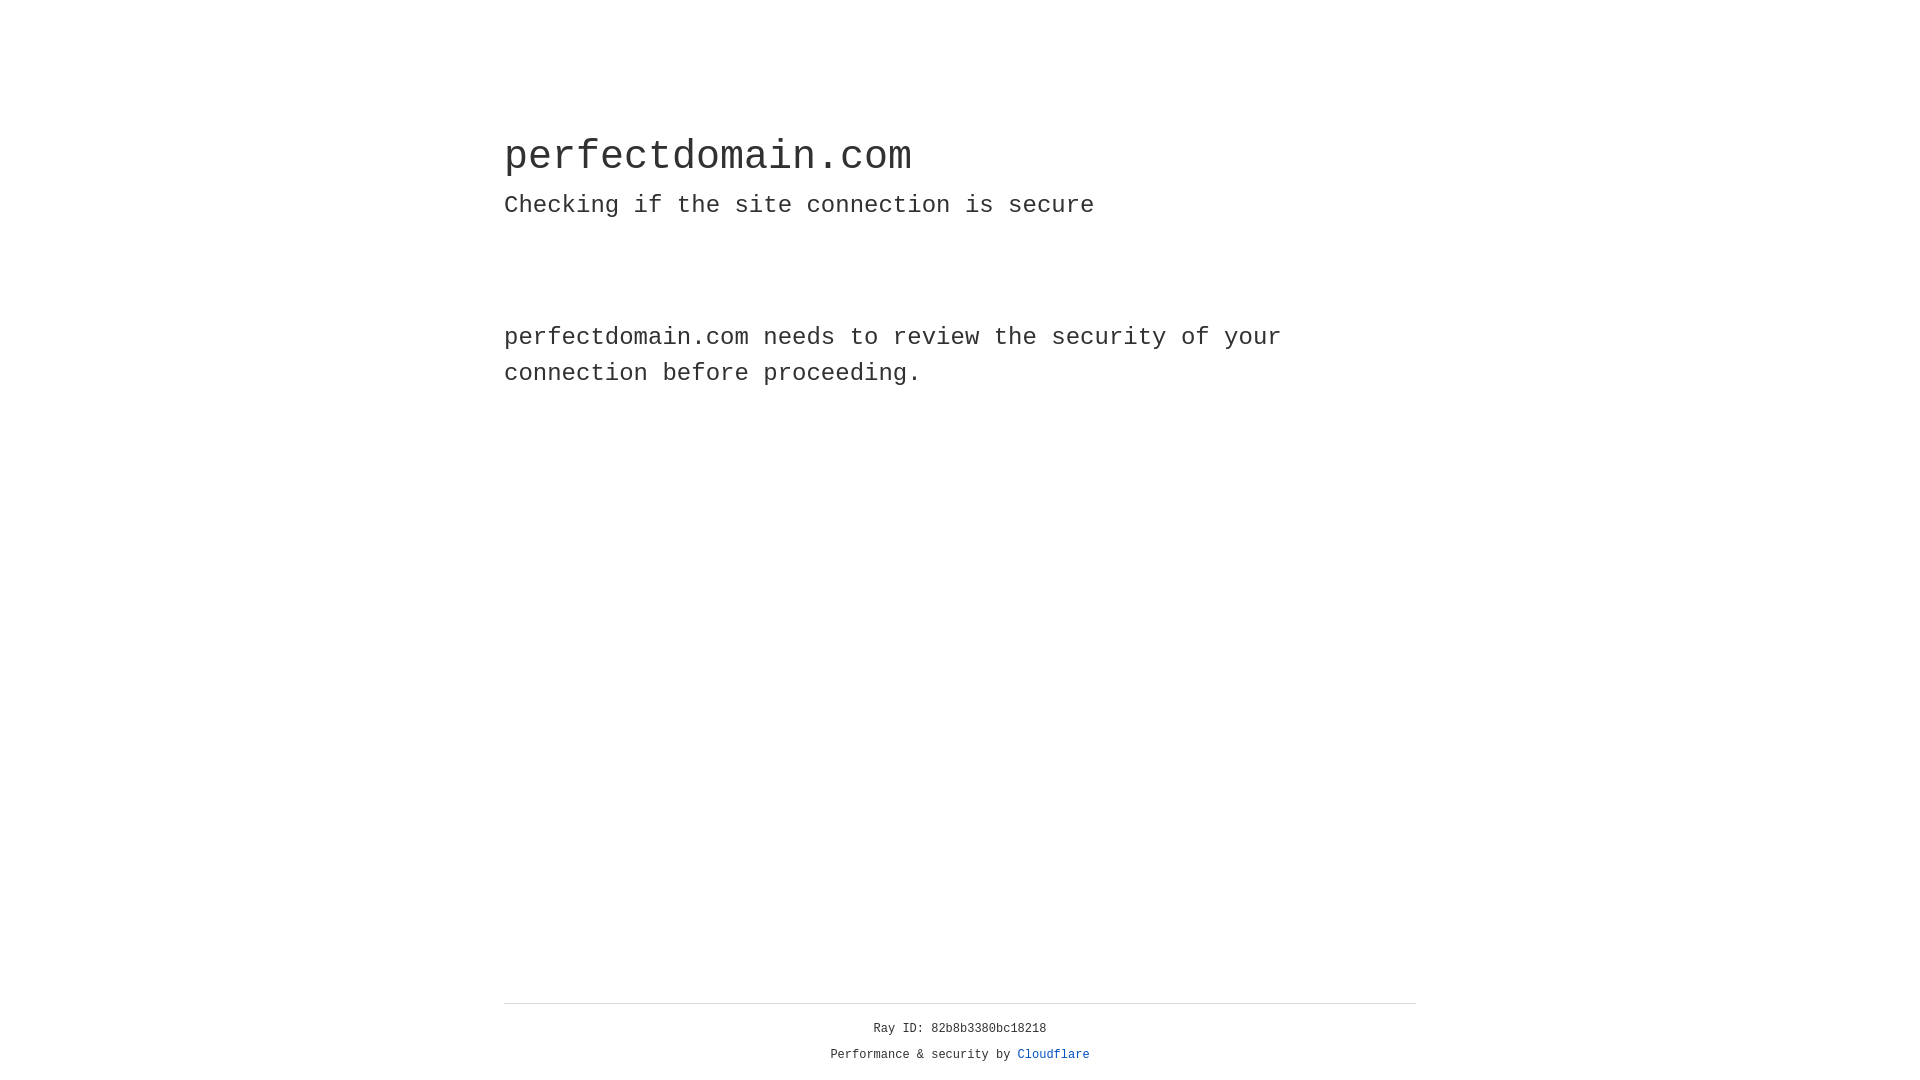 The height and width of the screenshot is (1080, 1920). What do you see at coordinates (1053, 1054) in the screenshot?
I see `'Cloudflare'` at bounding box center [1053, 1054].